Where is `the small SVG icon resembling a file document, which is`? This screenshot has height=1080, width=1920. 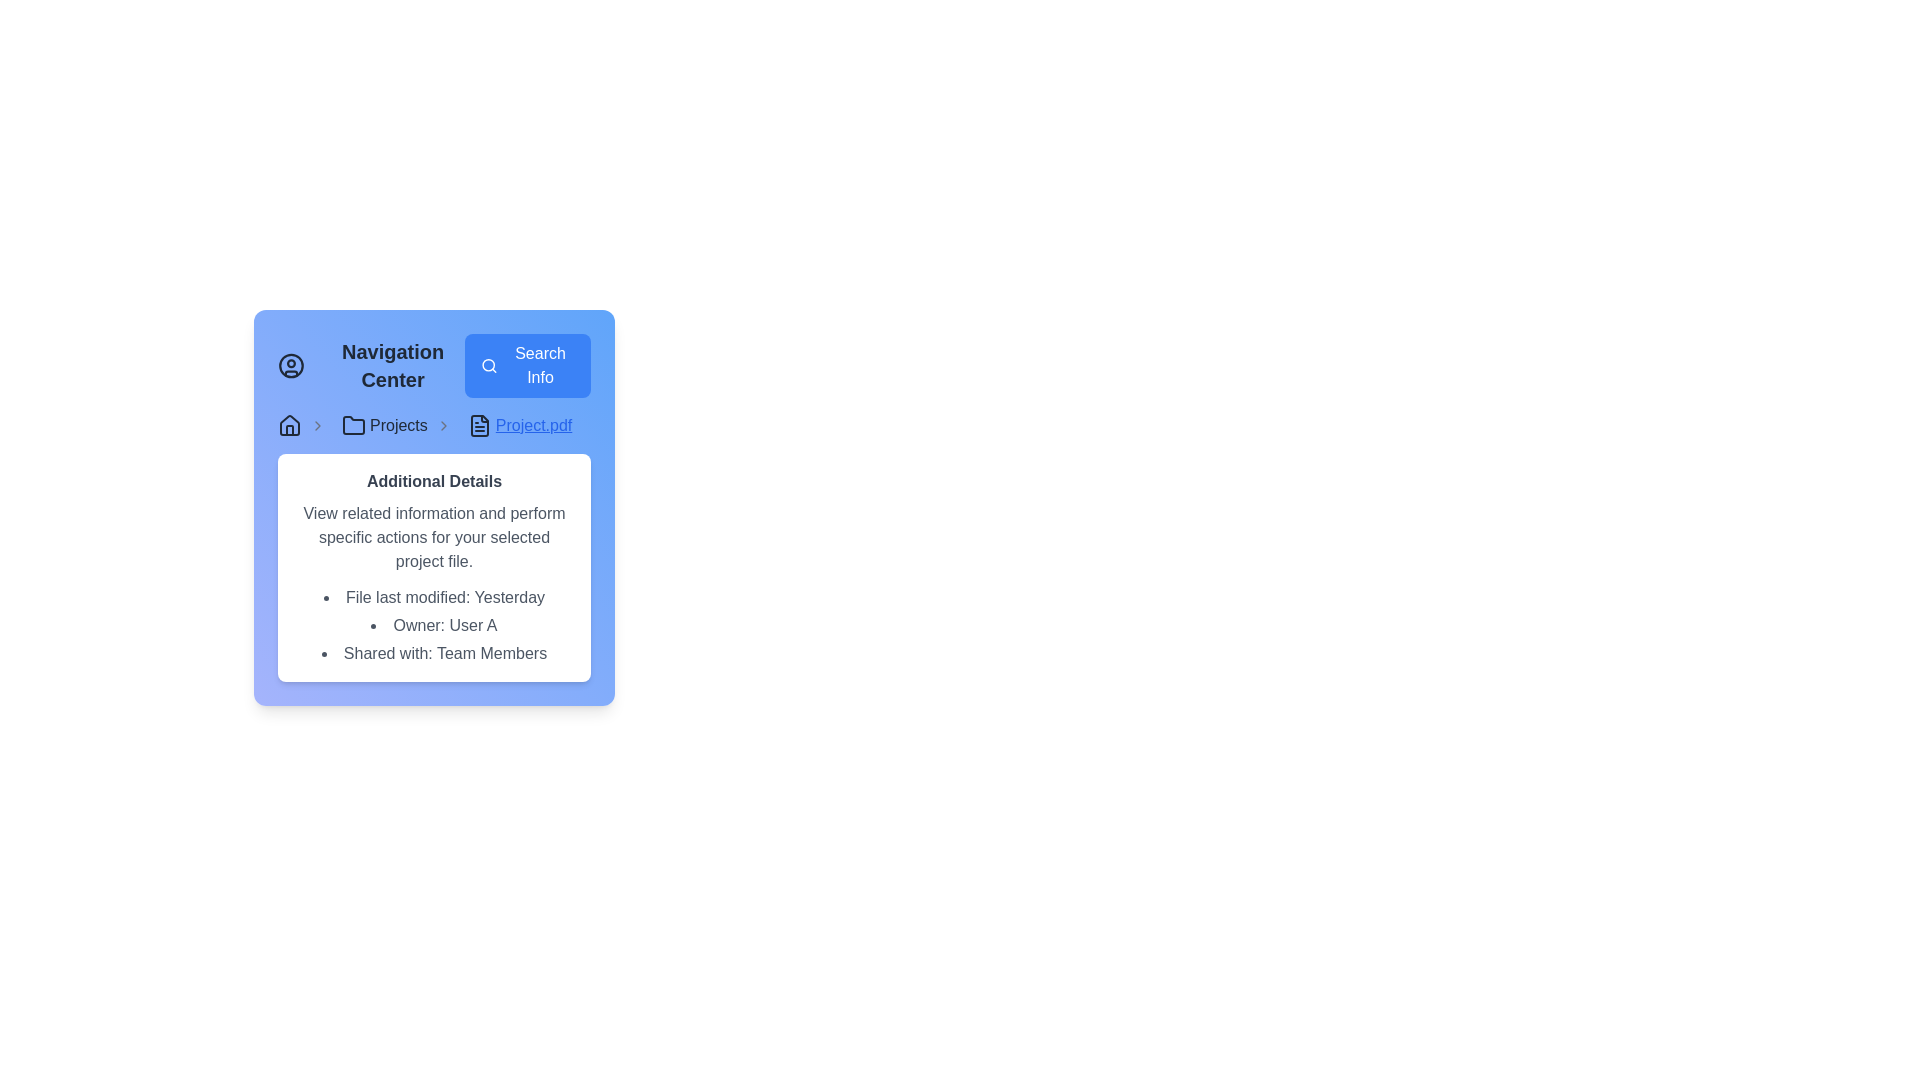
the small SVG icon resembling a file document, which is is located at coordinates (478, 424).